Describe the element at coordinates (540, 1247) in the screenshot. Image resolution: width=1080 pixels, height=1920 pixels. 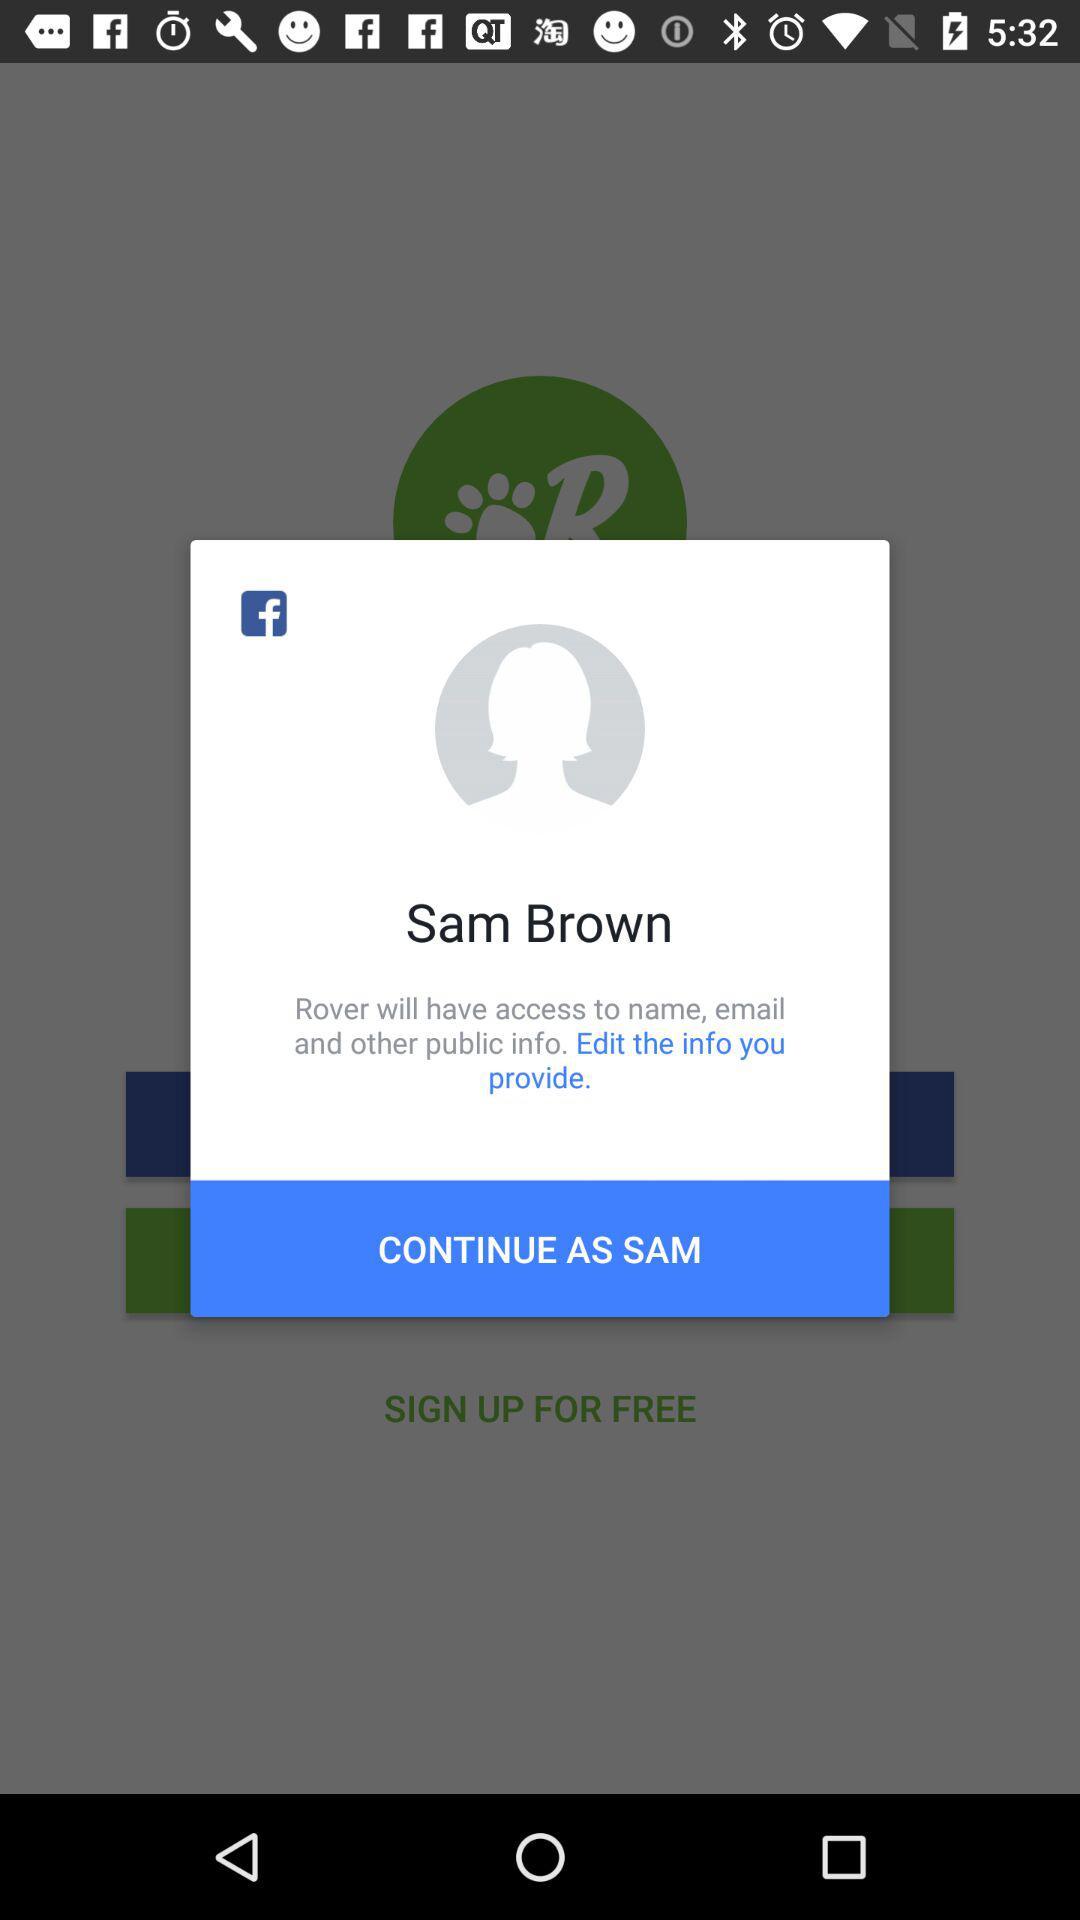
I see `continue as sam` at that location.